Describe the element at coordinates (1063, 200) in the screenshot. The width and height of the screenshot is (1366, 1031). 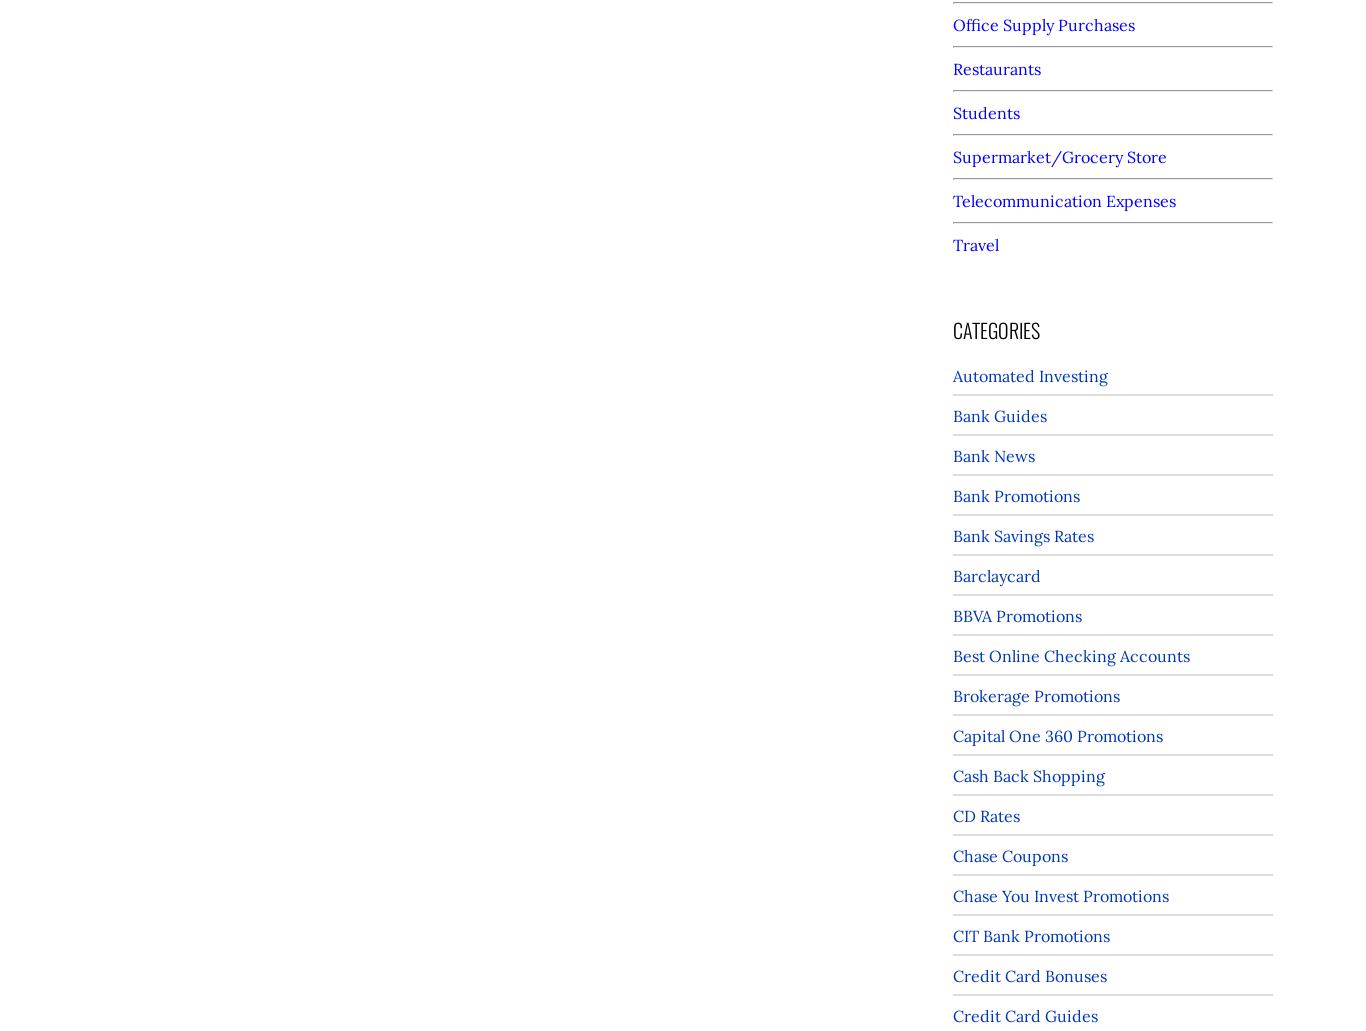
I see `'Telecommunication Expenses'` at that location.